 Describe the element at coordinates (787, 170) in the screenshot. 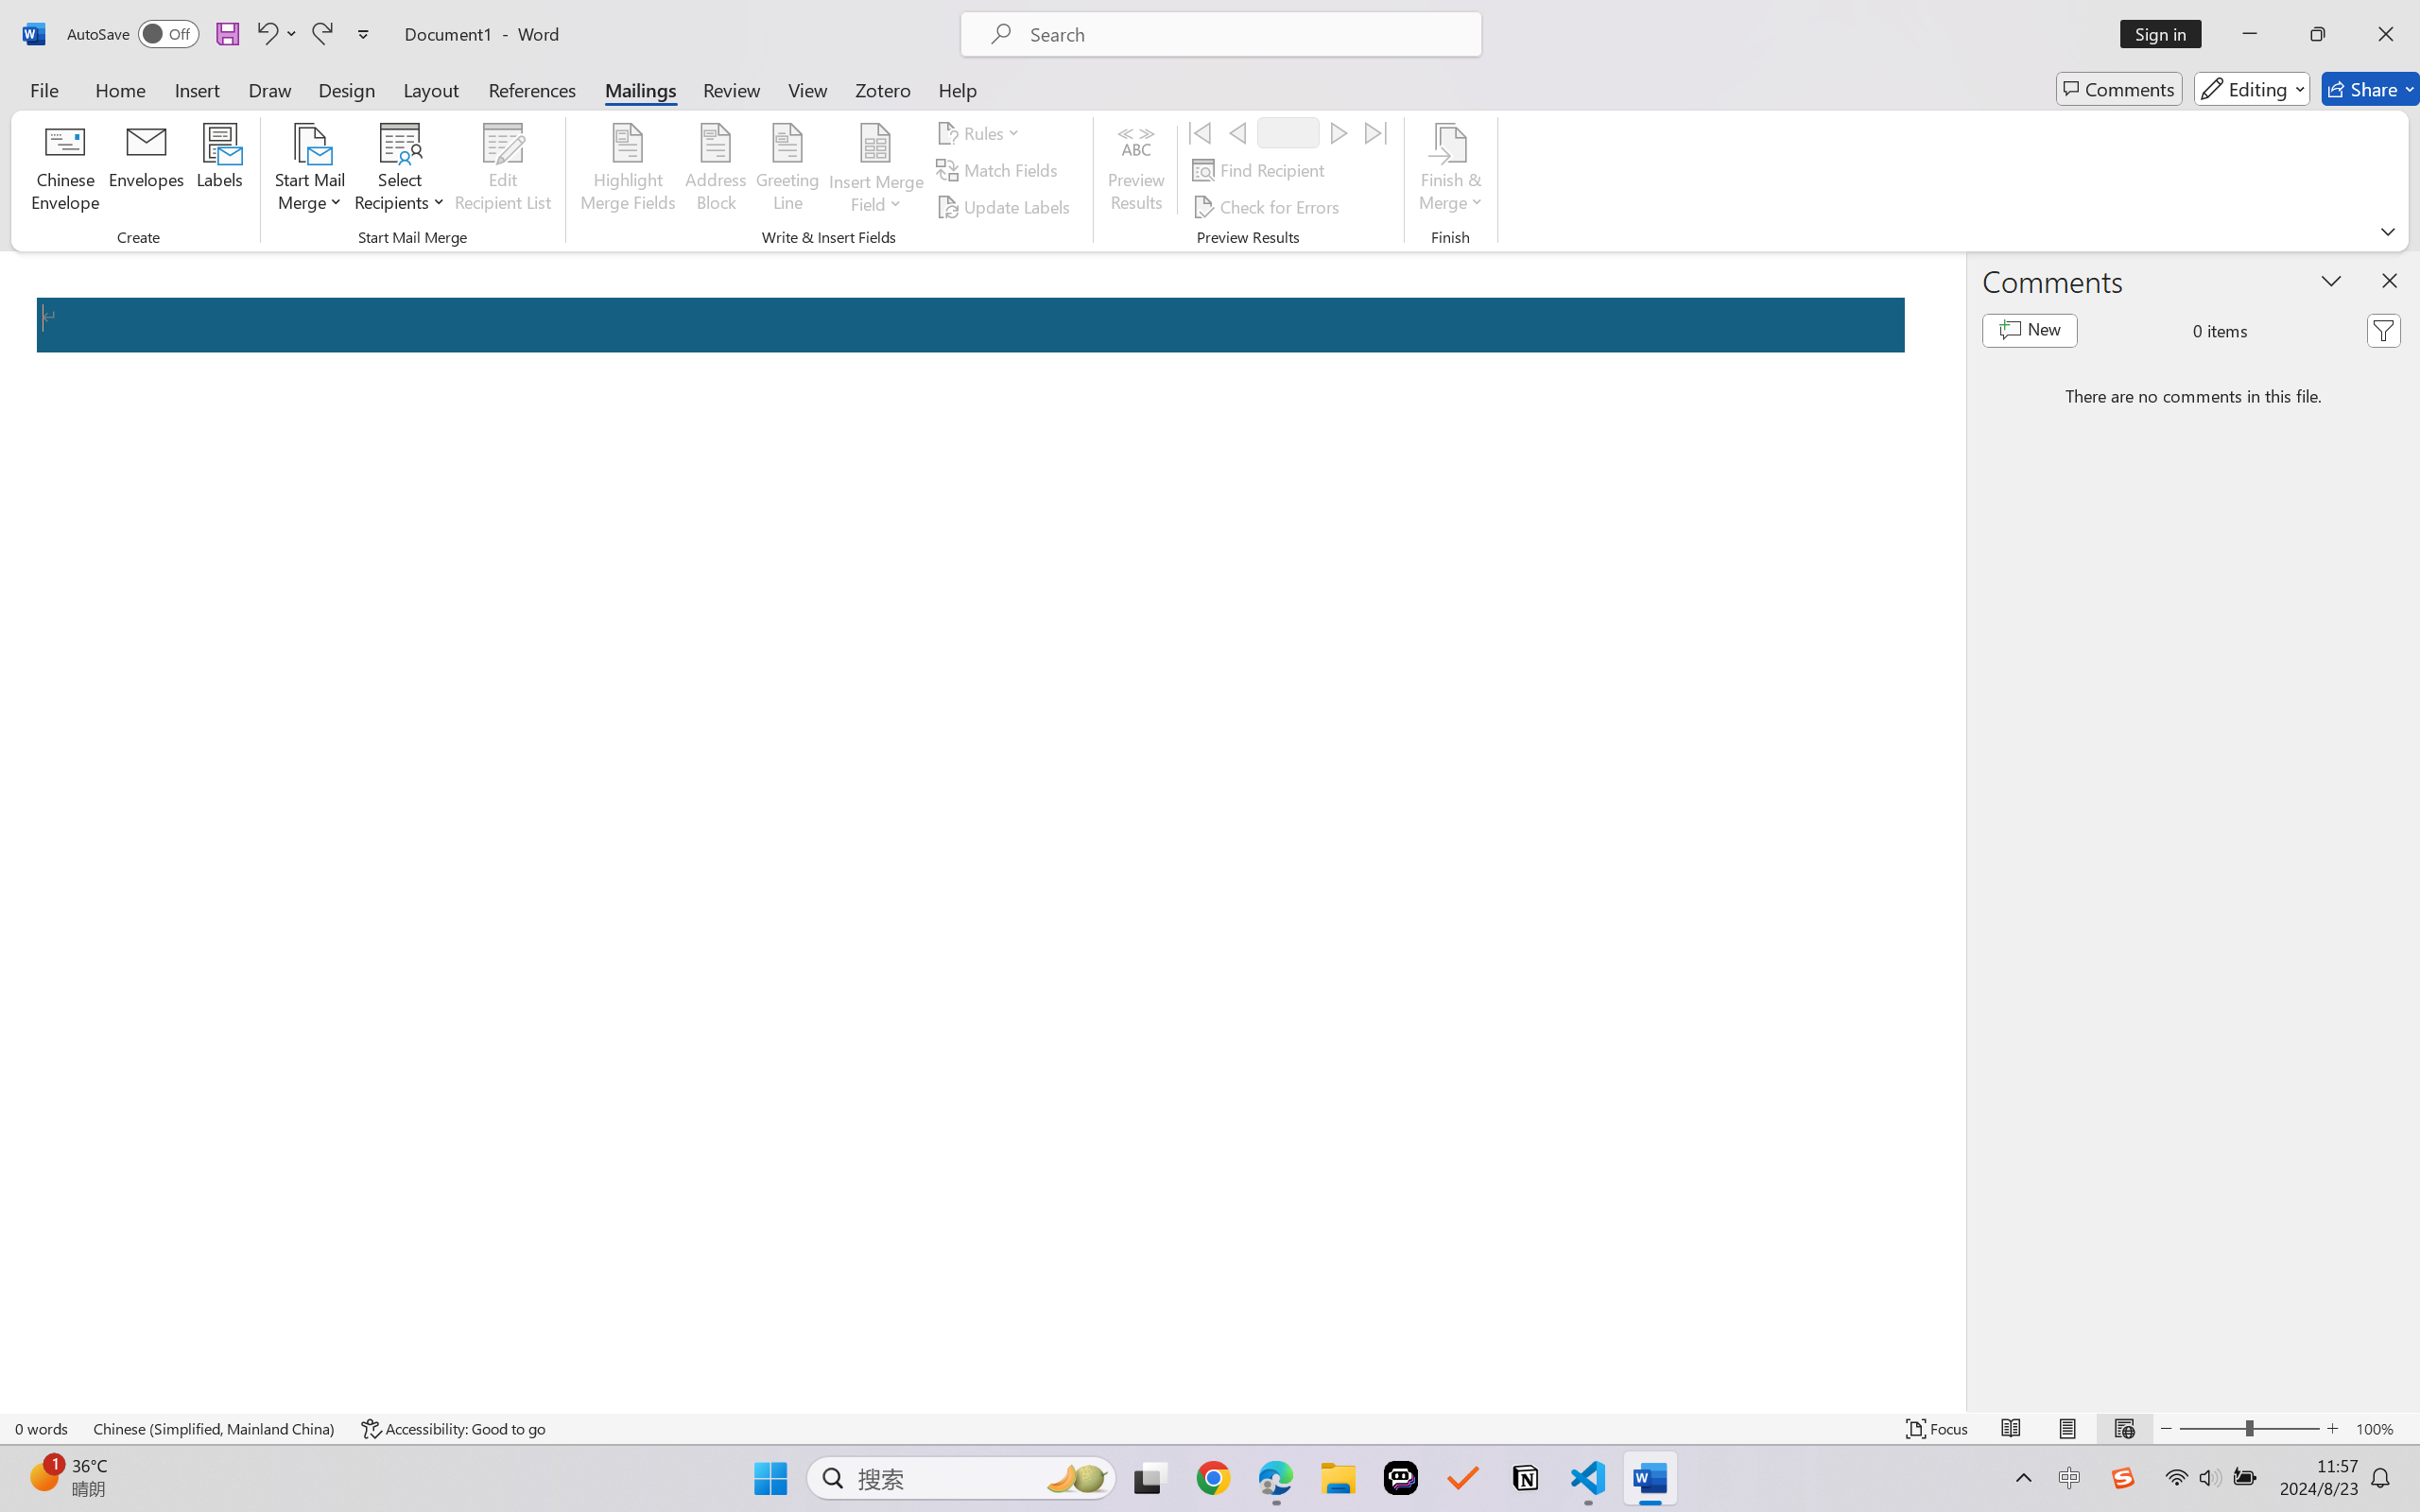

I see `'Greeting Line...'` at that location.